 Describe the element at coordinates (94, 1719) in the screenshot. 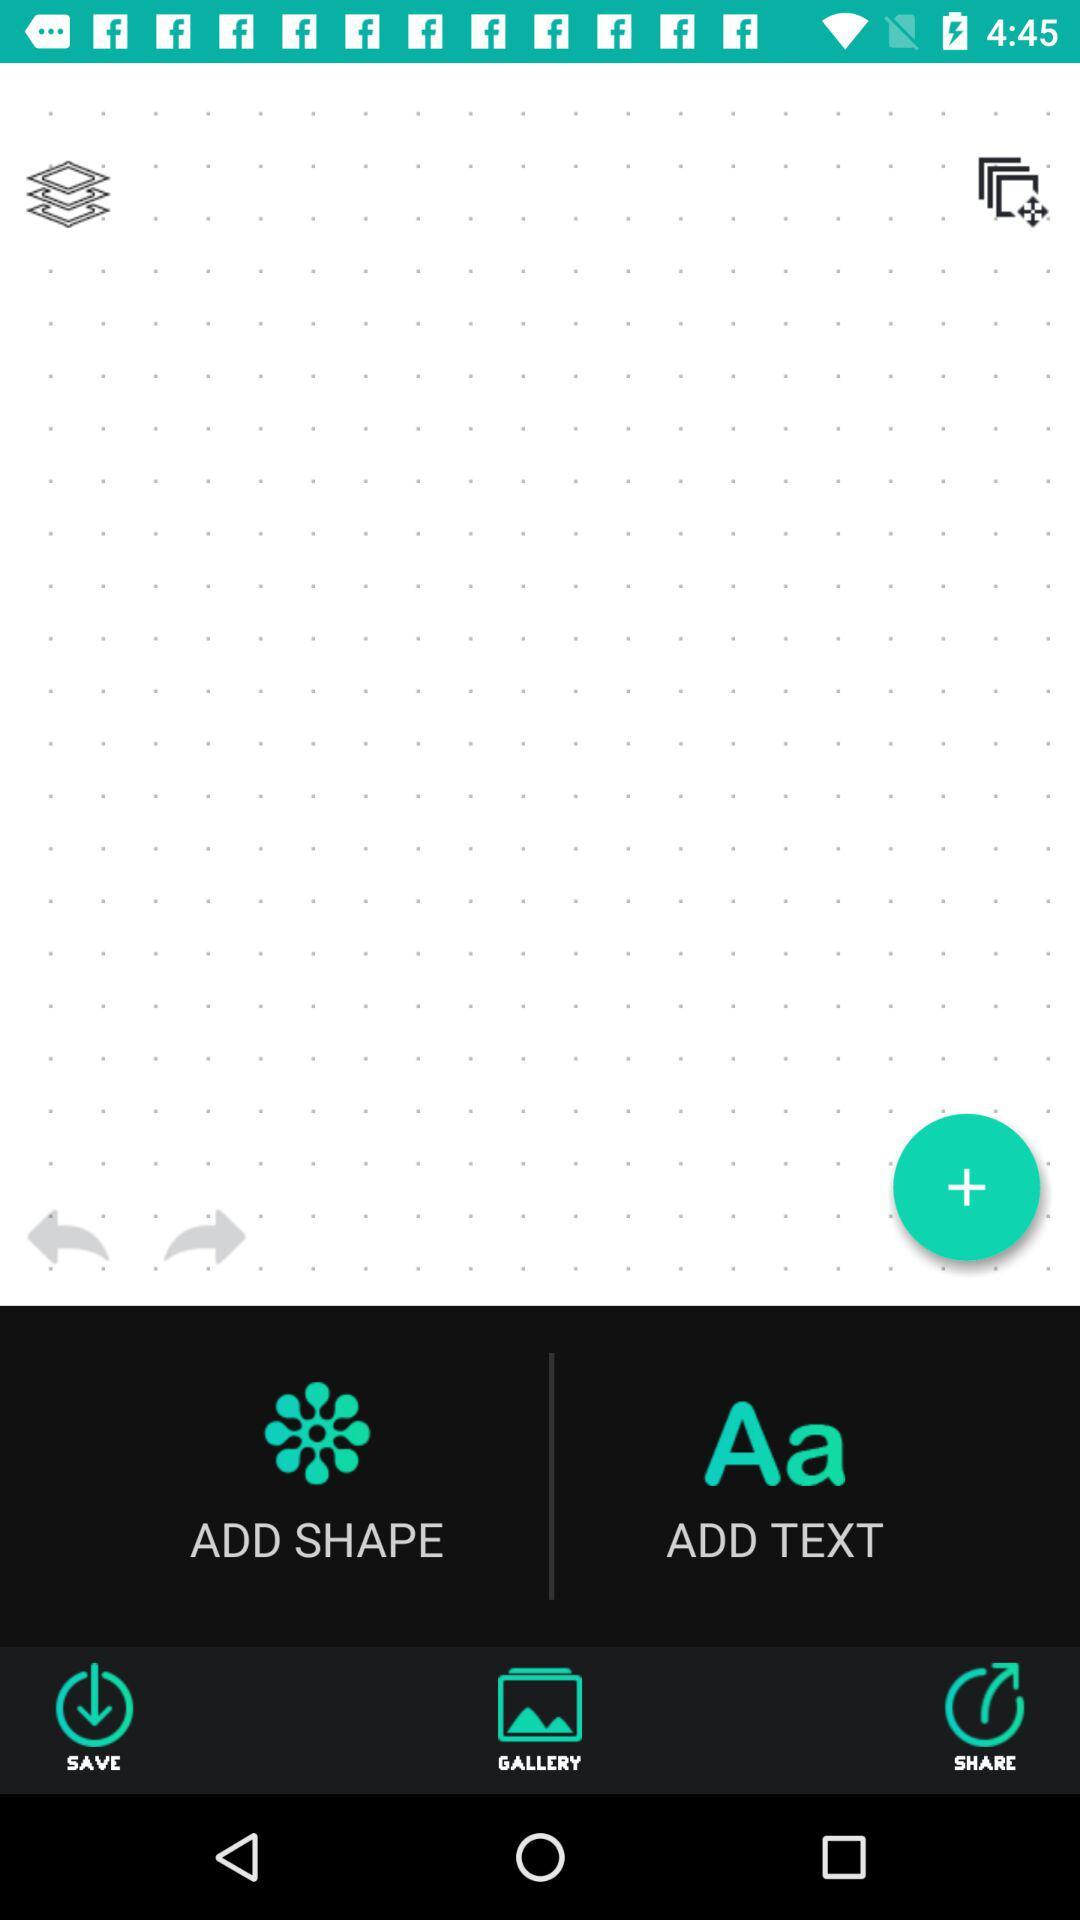

I see `save item` at that location.